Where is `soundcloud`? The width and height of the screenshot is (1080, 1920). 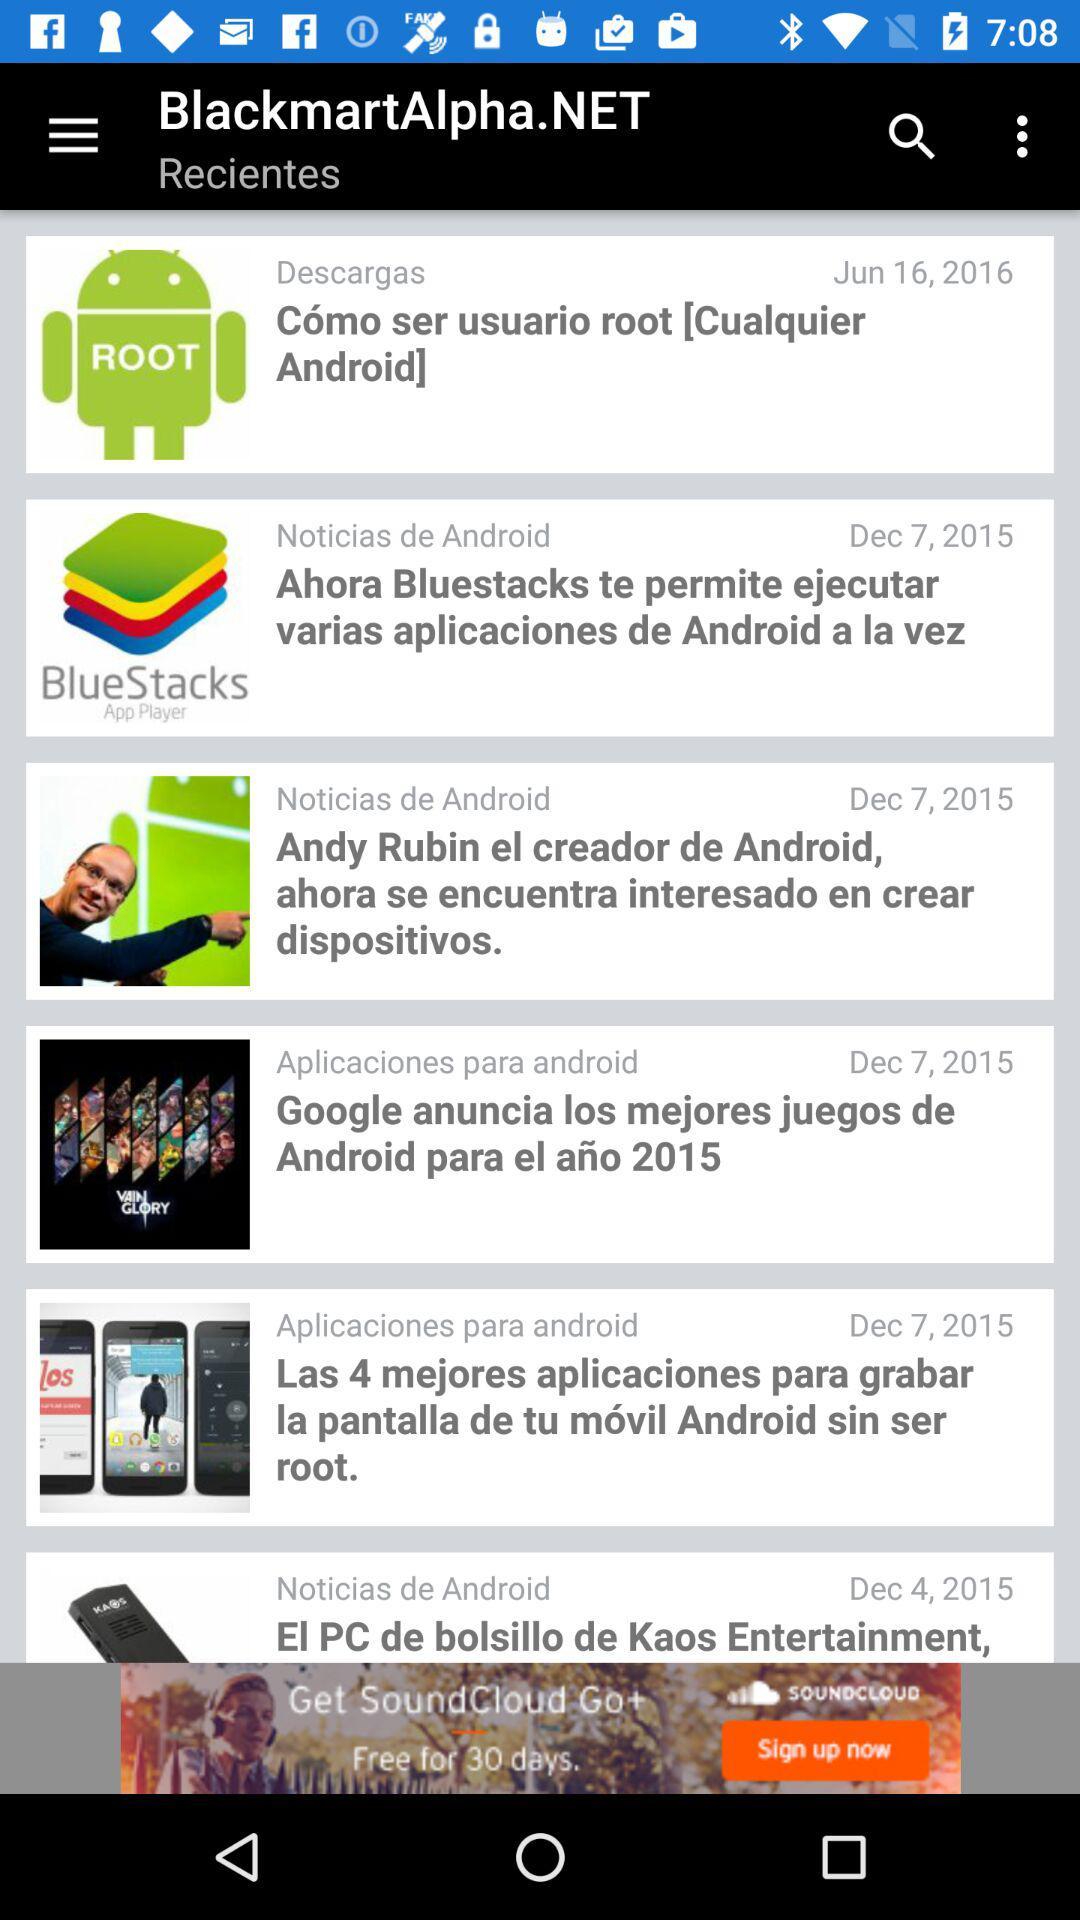 soundcloud is located at coordinates (540, 1727).